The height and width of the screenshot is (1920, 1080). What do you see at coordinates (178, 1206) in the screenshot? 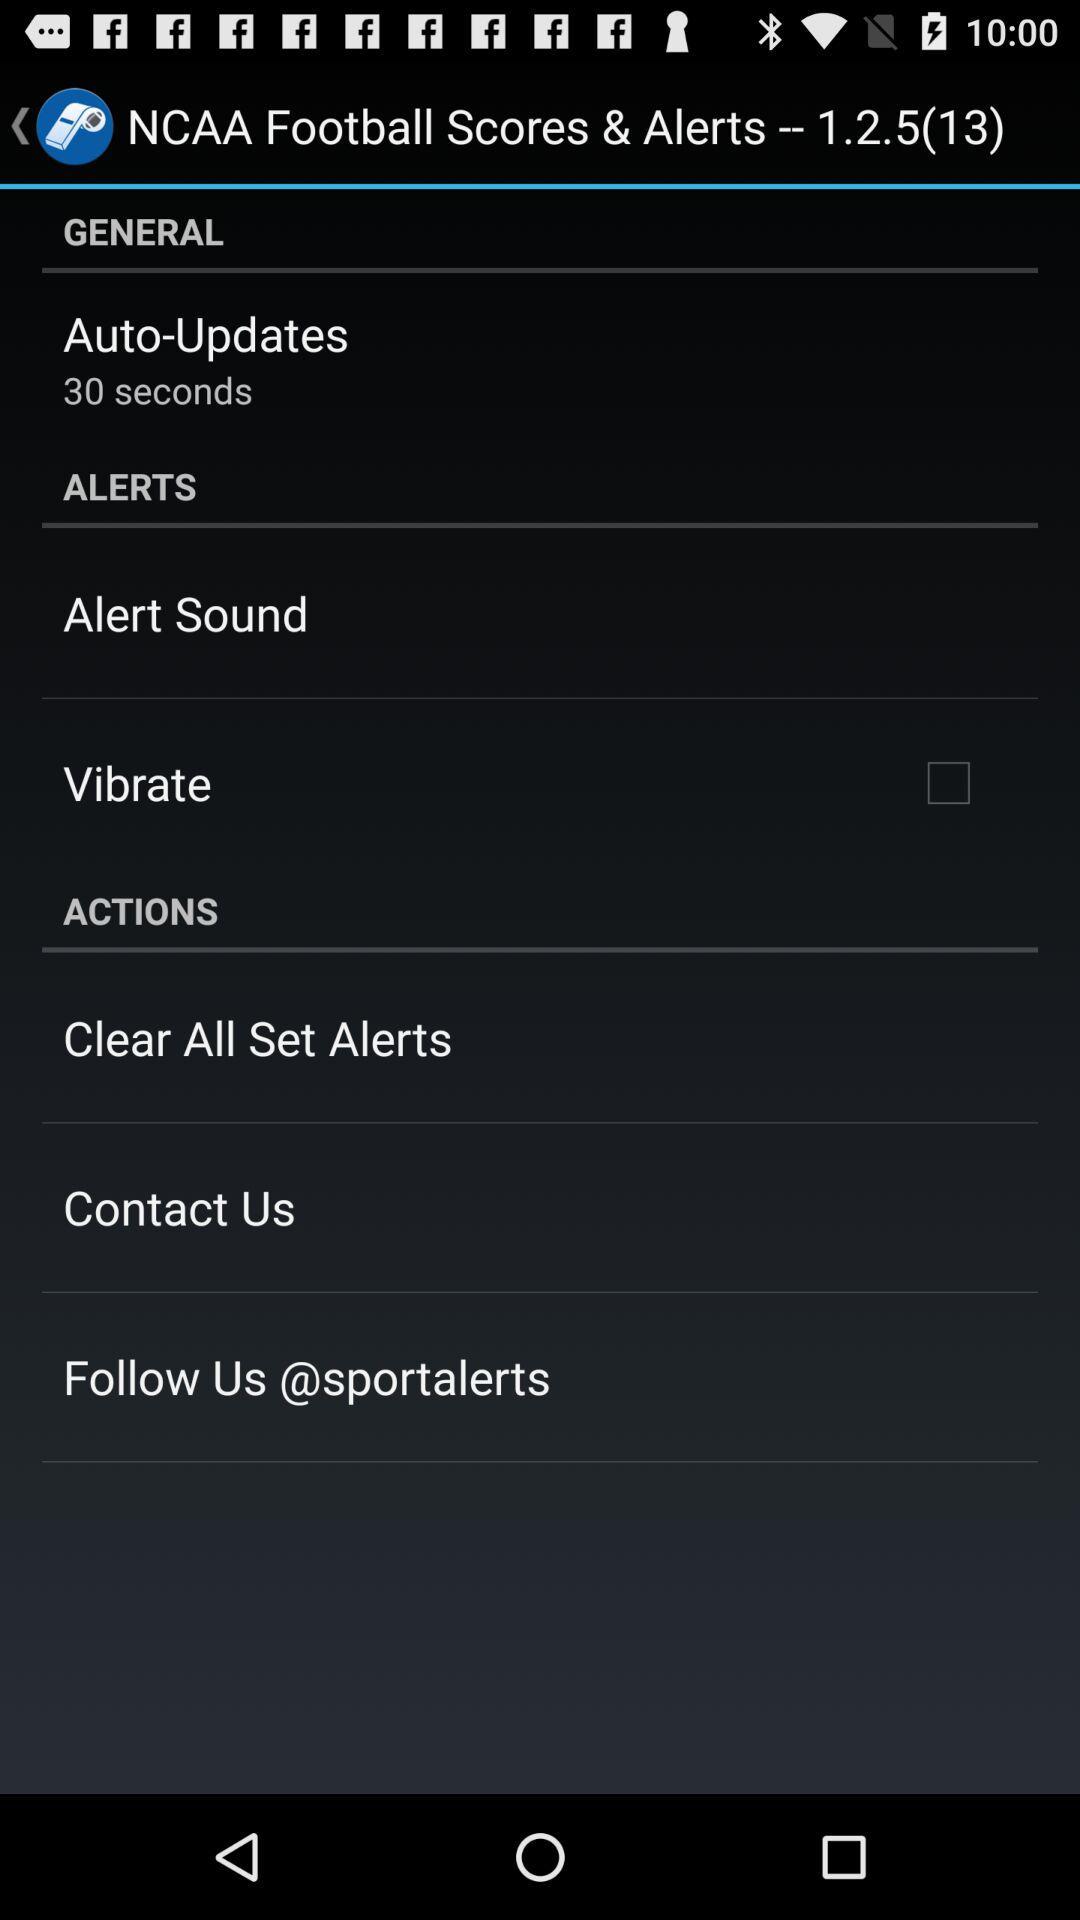
I see `contact us icon` at bounding box center [178, 1206].